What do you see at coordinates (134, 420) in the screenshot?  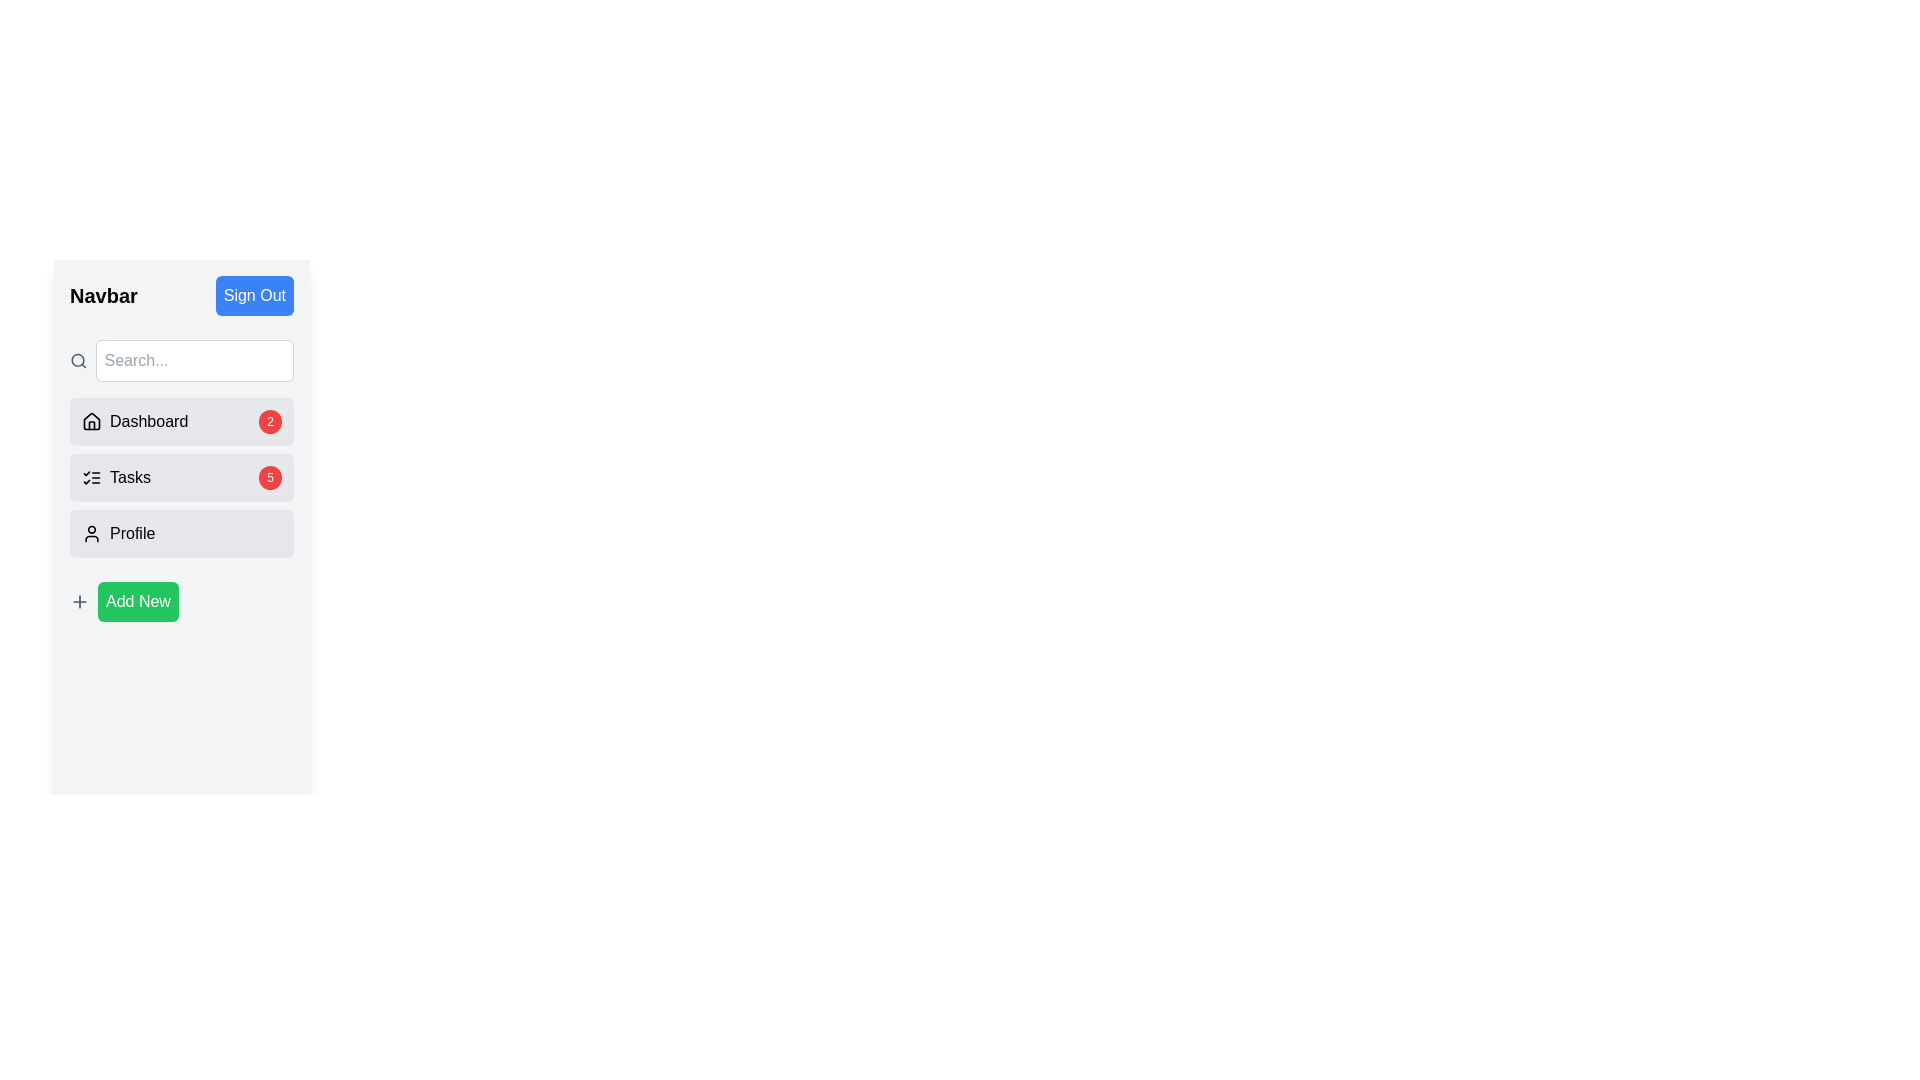 I see `the 'Dashboard' navigation menu item, which is styled with a medium font weight and includes a house icon` at bounding box center [134, 420].